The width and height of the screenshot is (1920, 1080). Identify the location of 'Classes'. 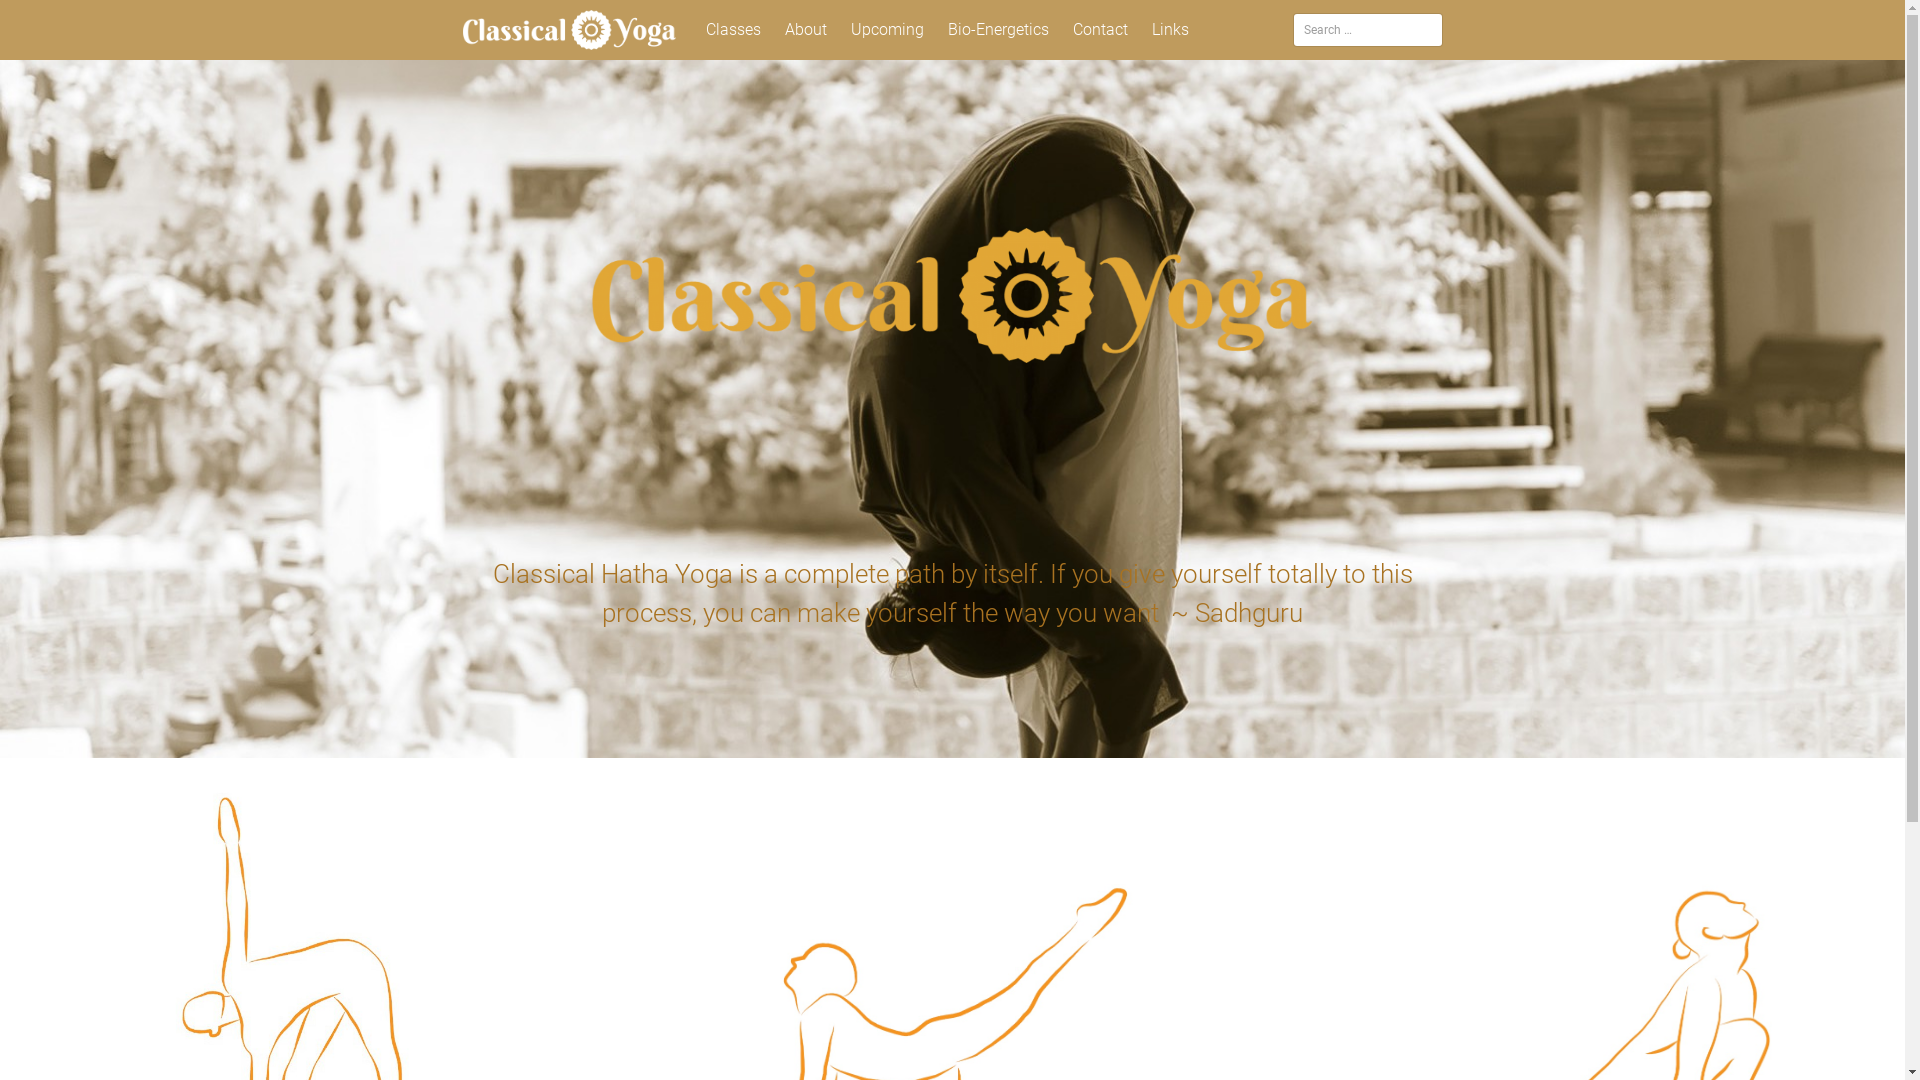
(732, 30).